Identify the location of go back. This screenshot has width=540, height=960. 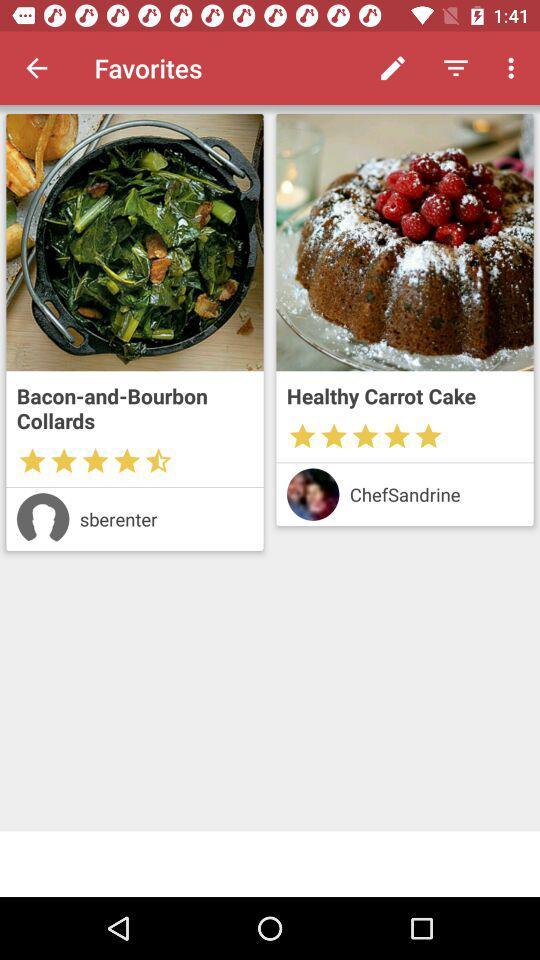
(36, 68).